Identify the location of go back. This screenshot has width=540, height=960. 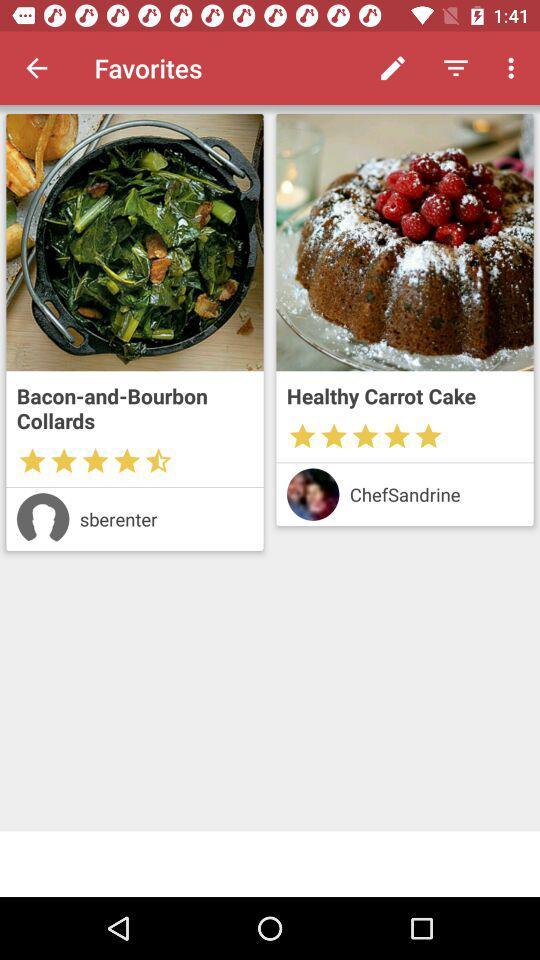
(36, 68).